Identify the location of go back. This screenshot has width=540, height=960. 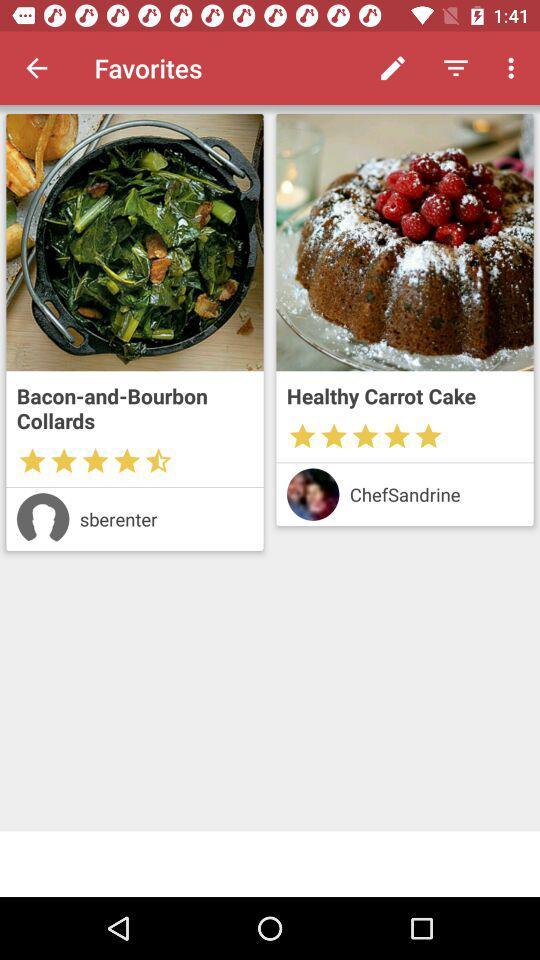
(36, 68).